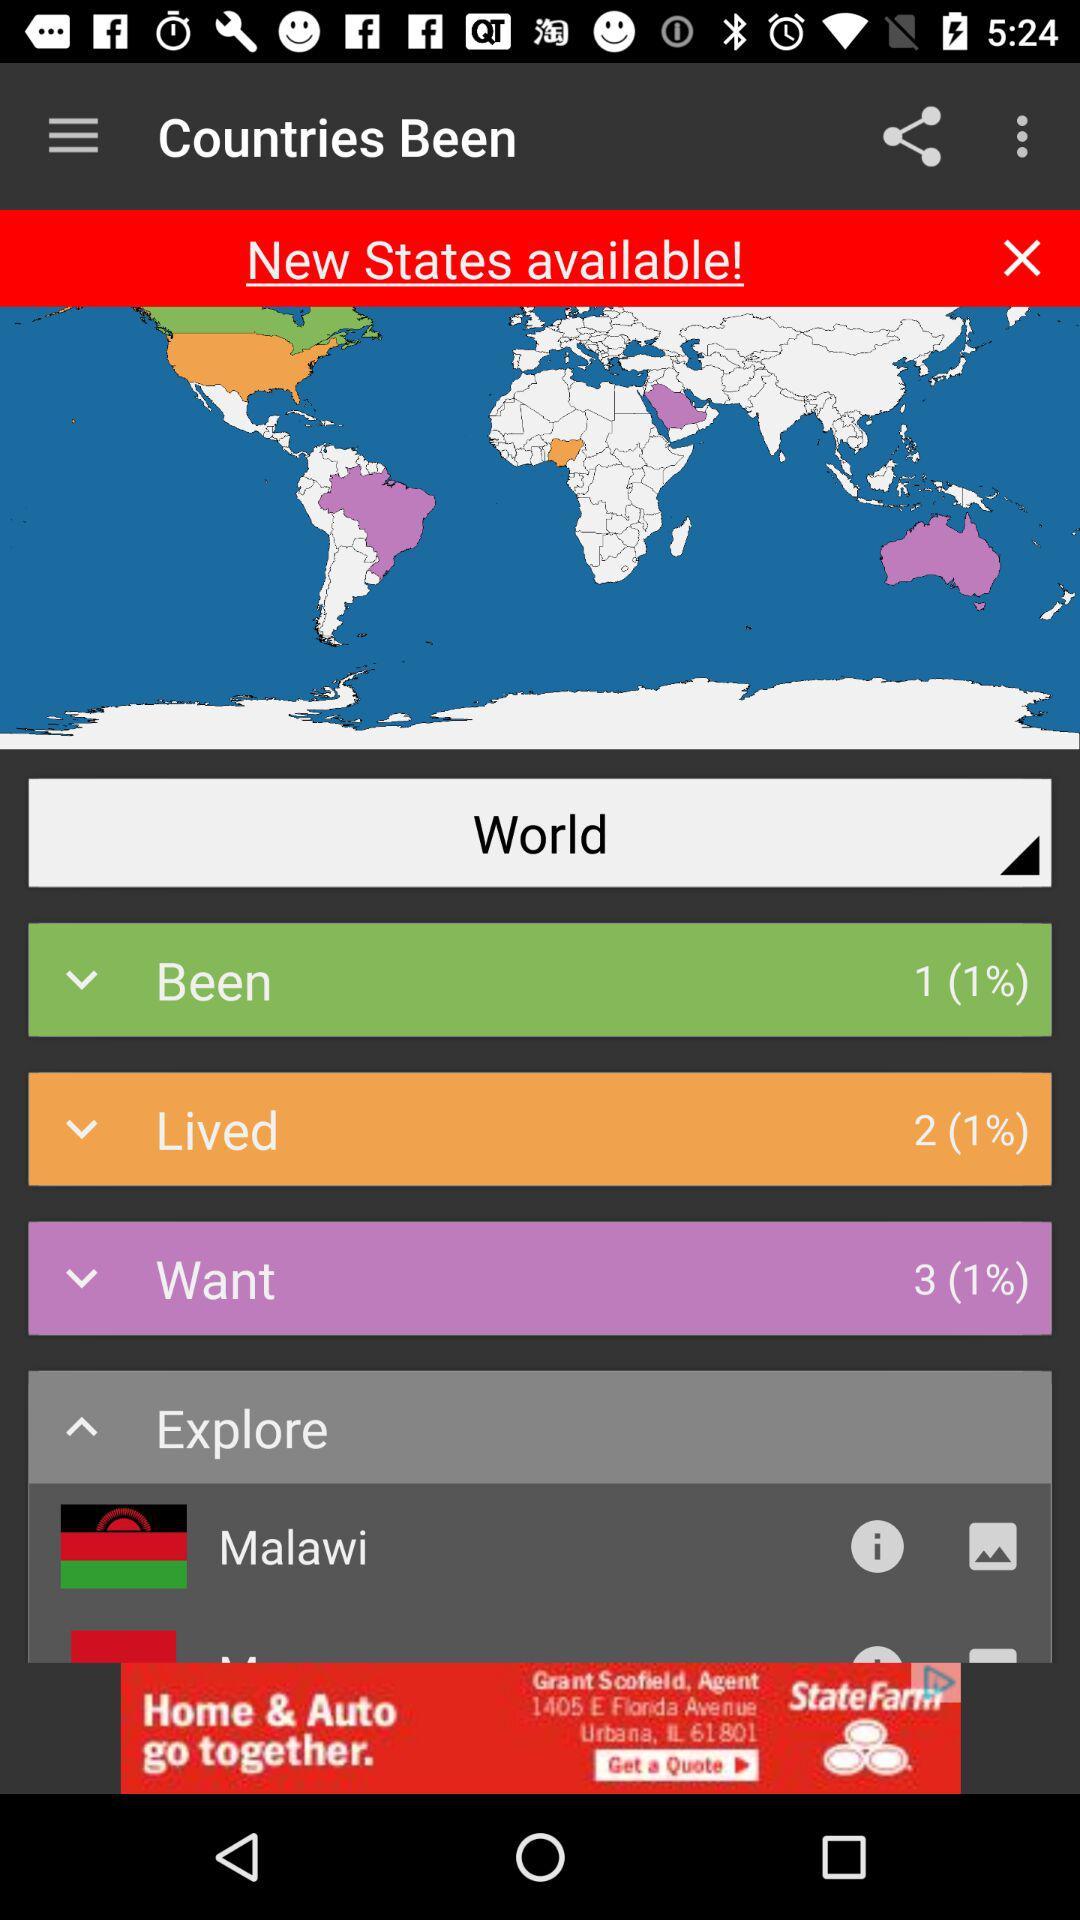 The height and width of the screenshot is (1920, 1080). What do you see at coordinates (72, 135) in the screenshot?
I see `menu` at bounding box center [72, 135].